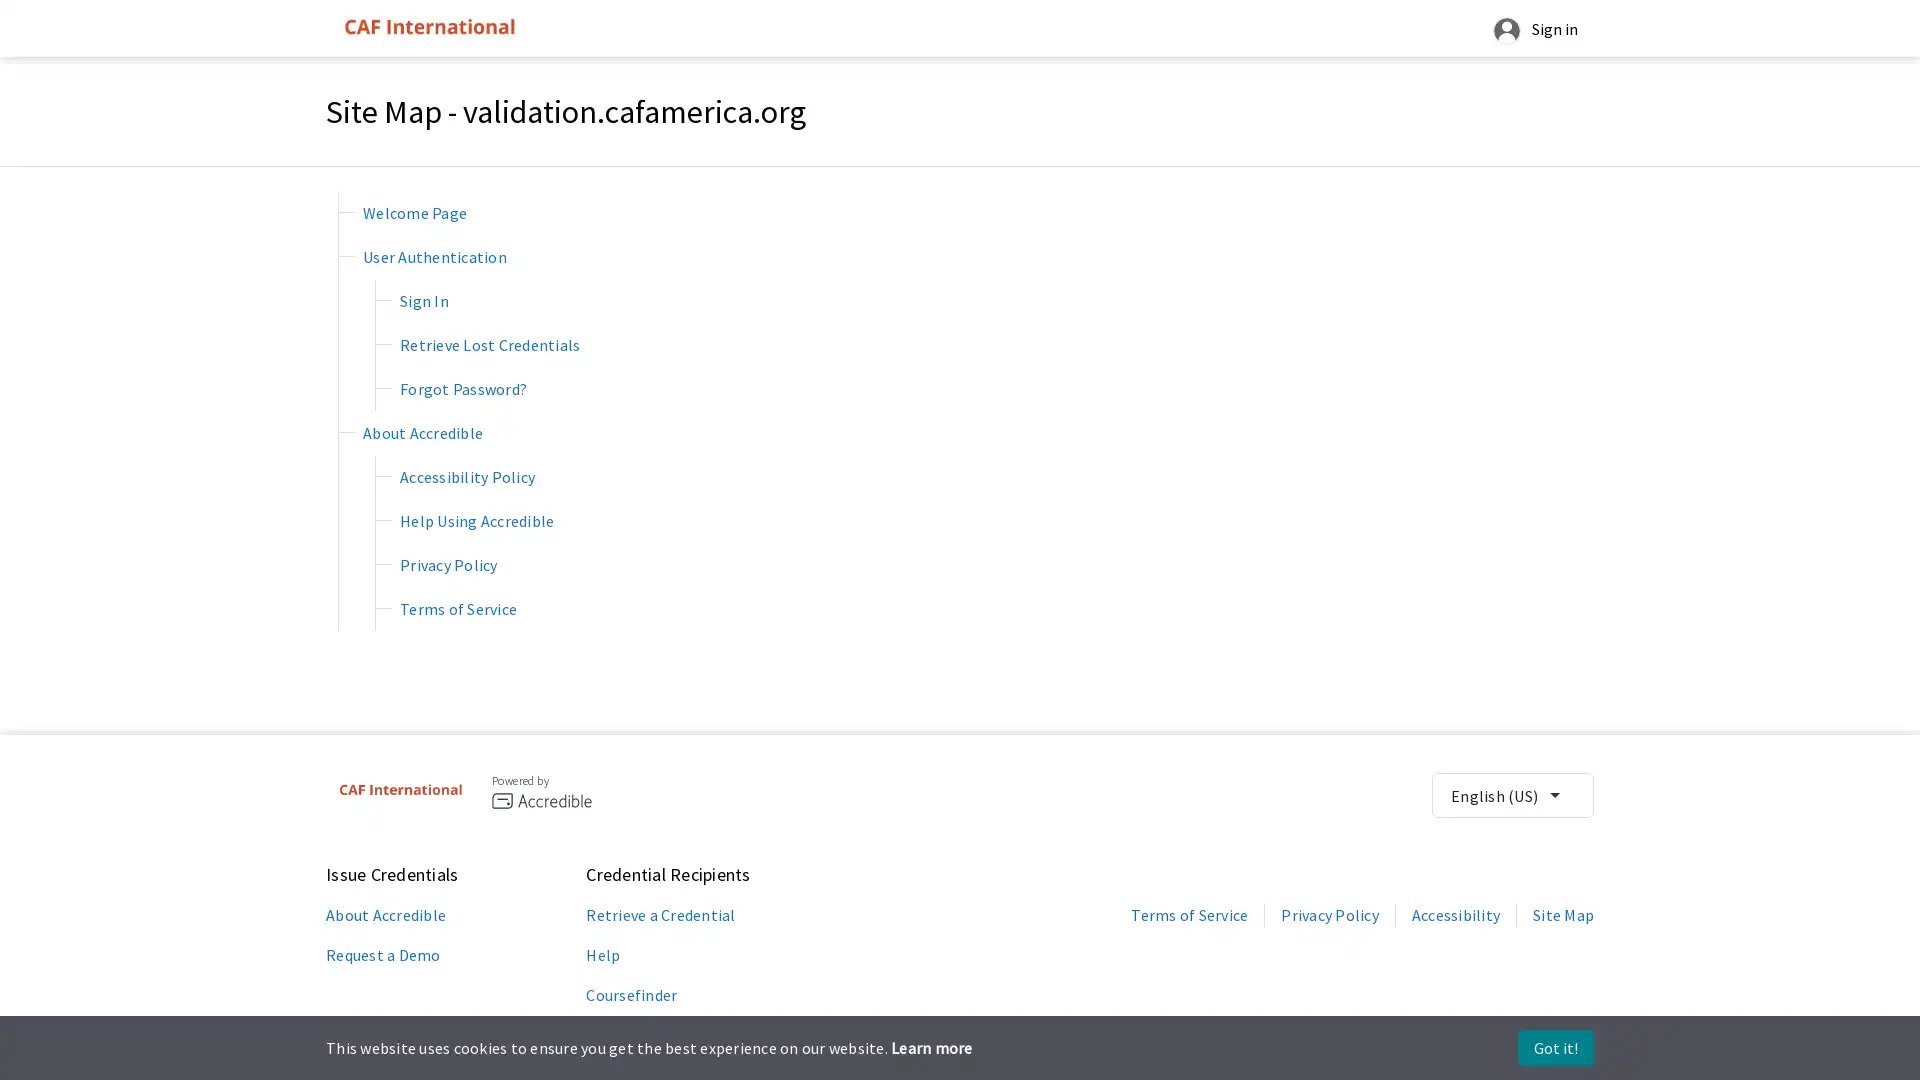 Image resolution: width=1920 pixels, height=1080 pixels. I want to click on Got it!, so click(1554, 1047).